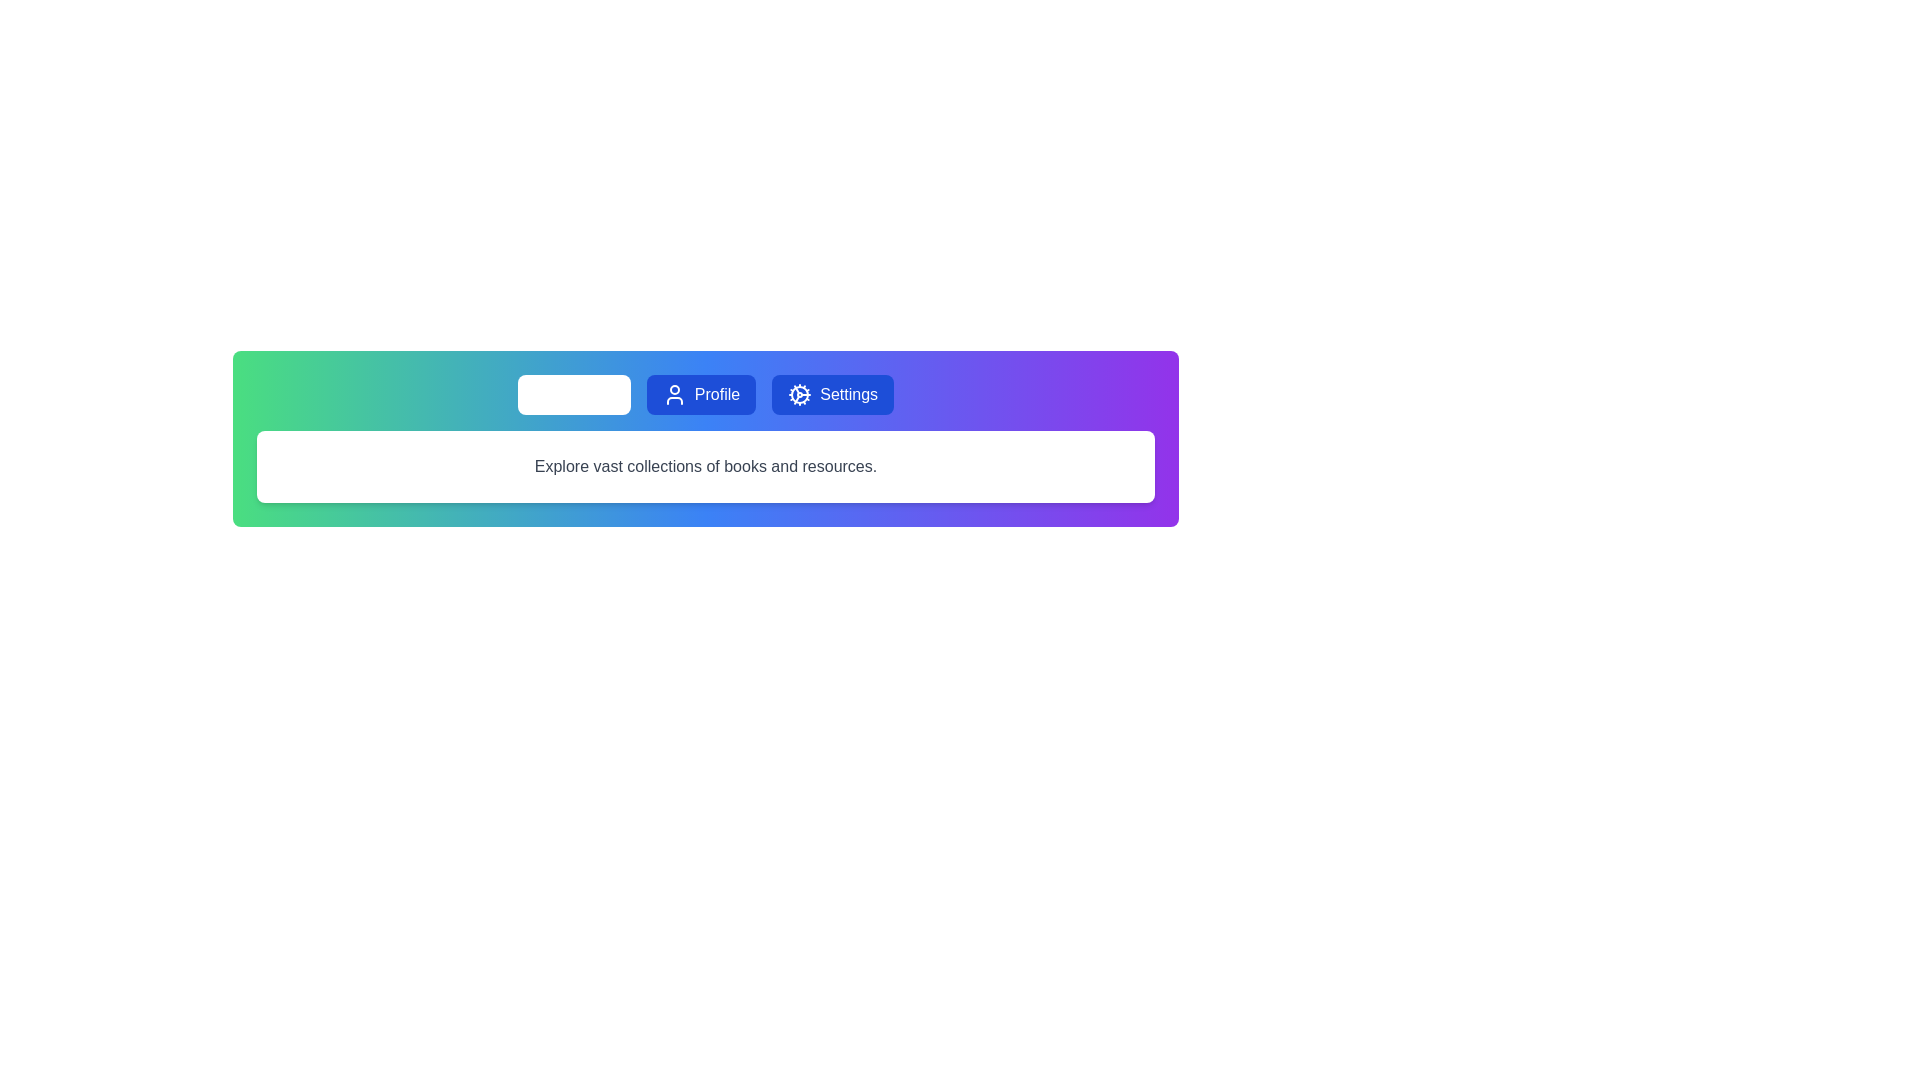 Image resolution: width=1920 pixels, height=1080 pixels. I want to click on the Library tab to reveal its hover styling effect, so click(573, 394).